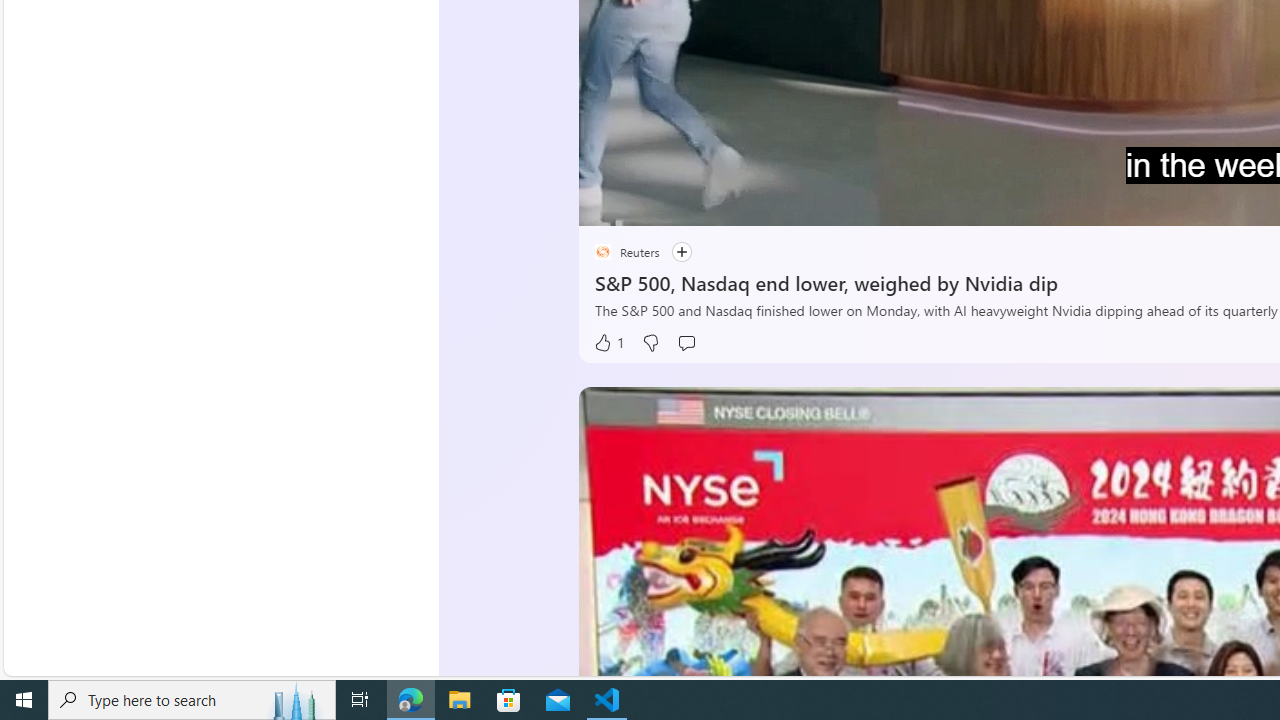 This screenshot has width=1280, height=720. I want to click on 'Follow', so click(670, 251).